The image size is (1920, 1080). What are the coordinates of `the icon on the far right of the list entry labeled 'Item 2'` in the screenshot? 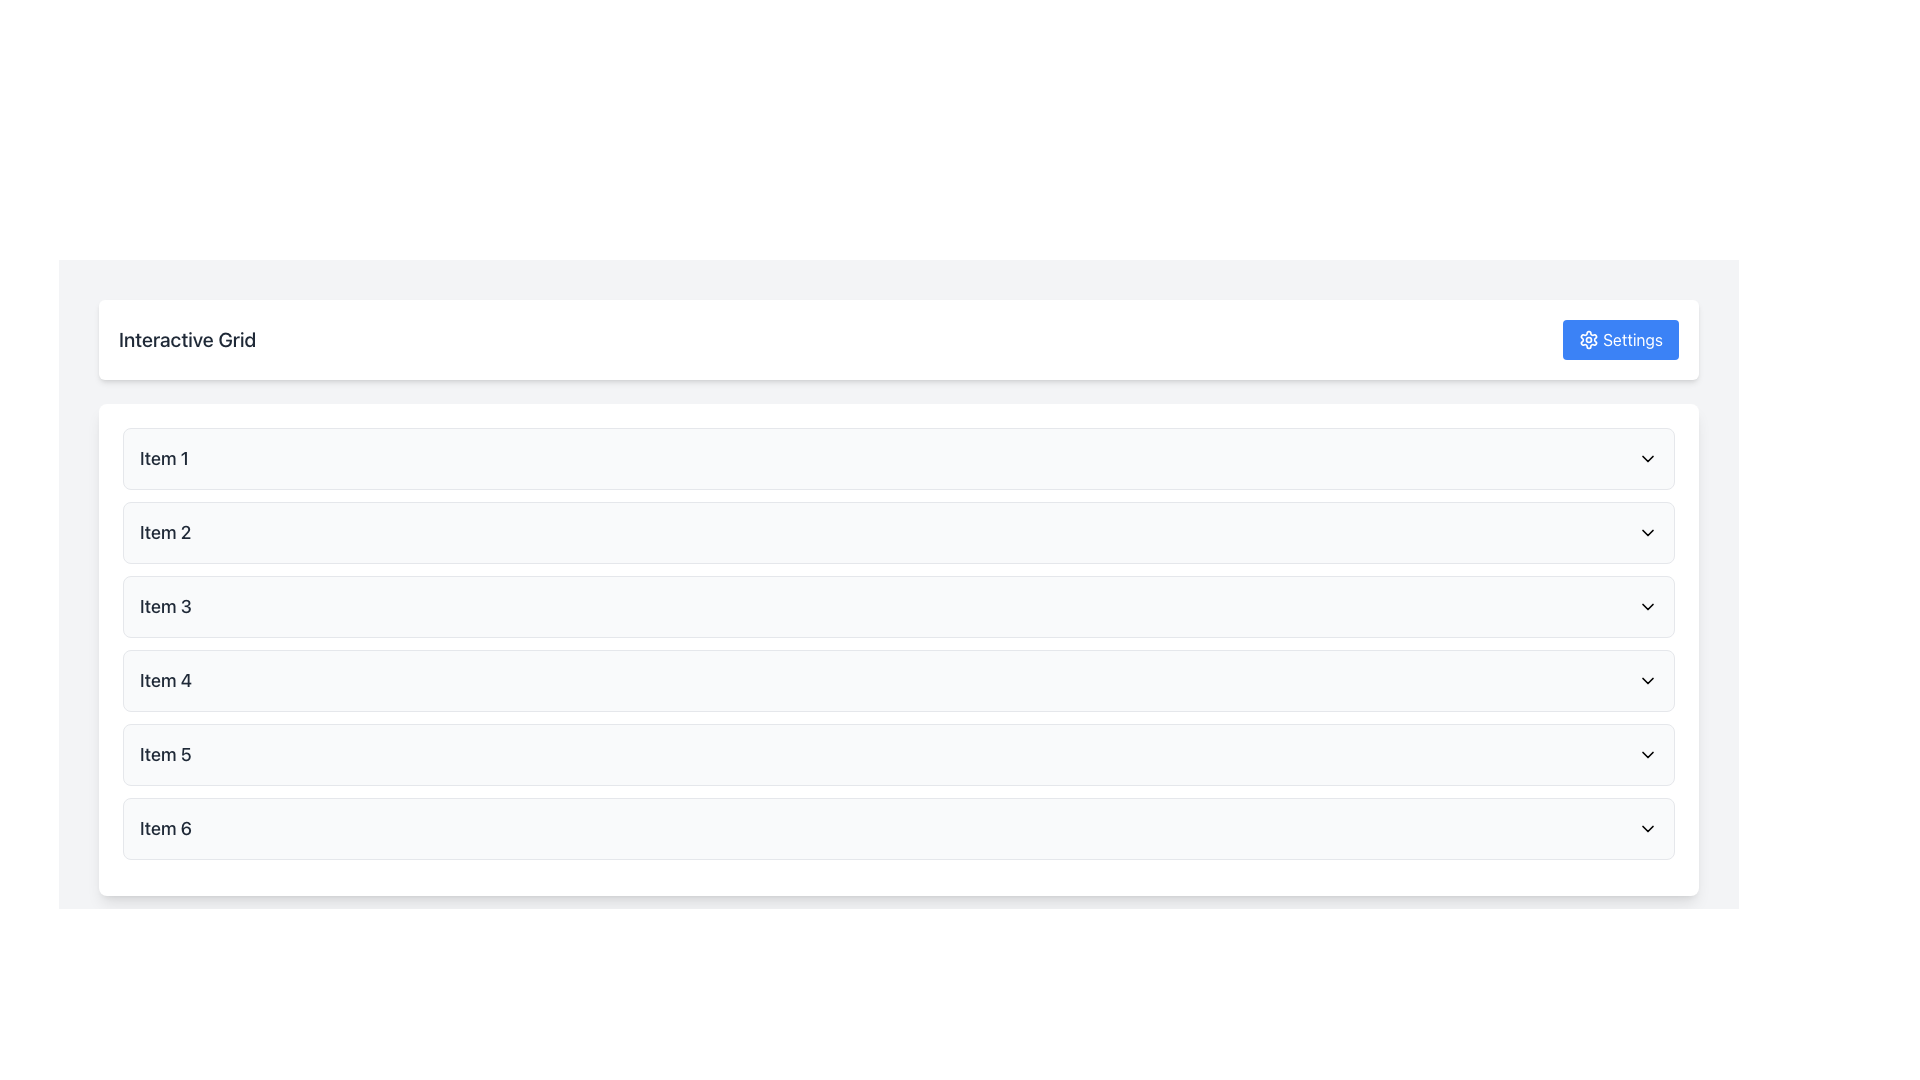 It's located at (1647, 531).